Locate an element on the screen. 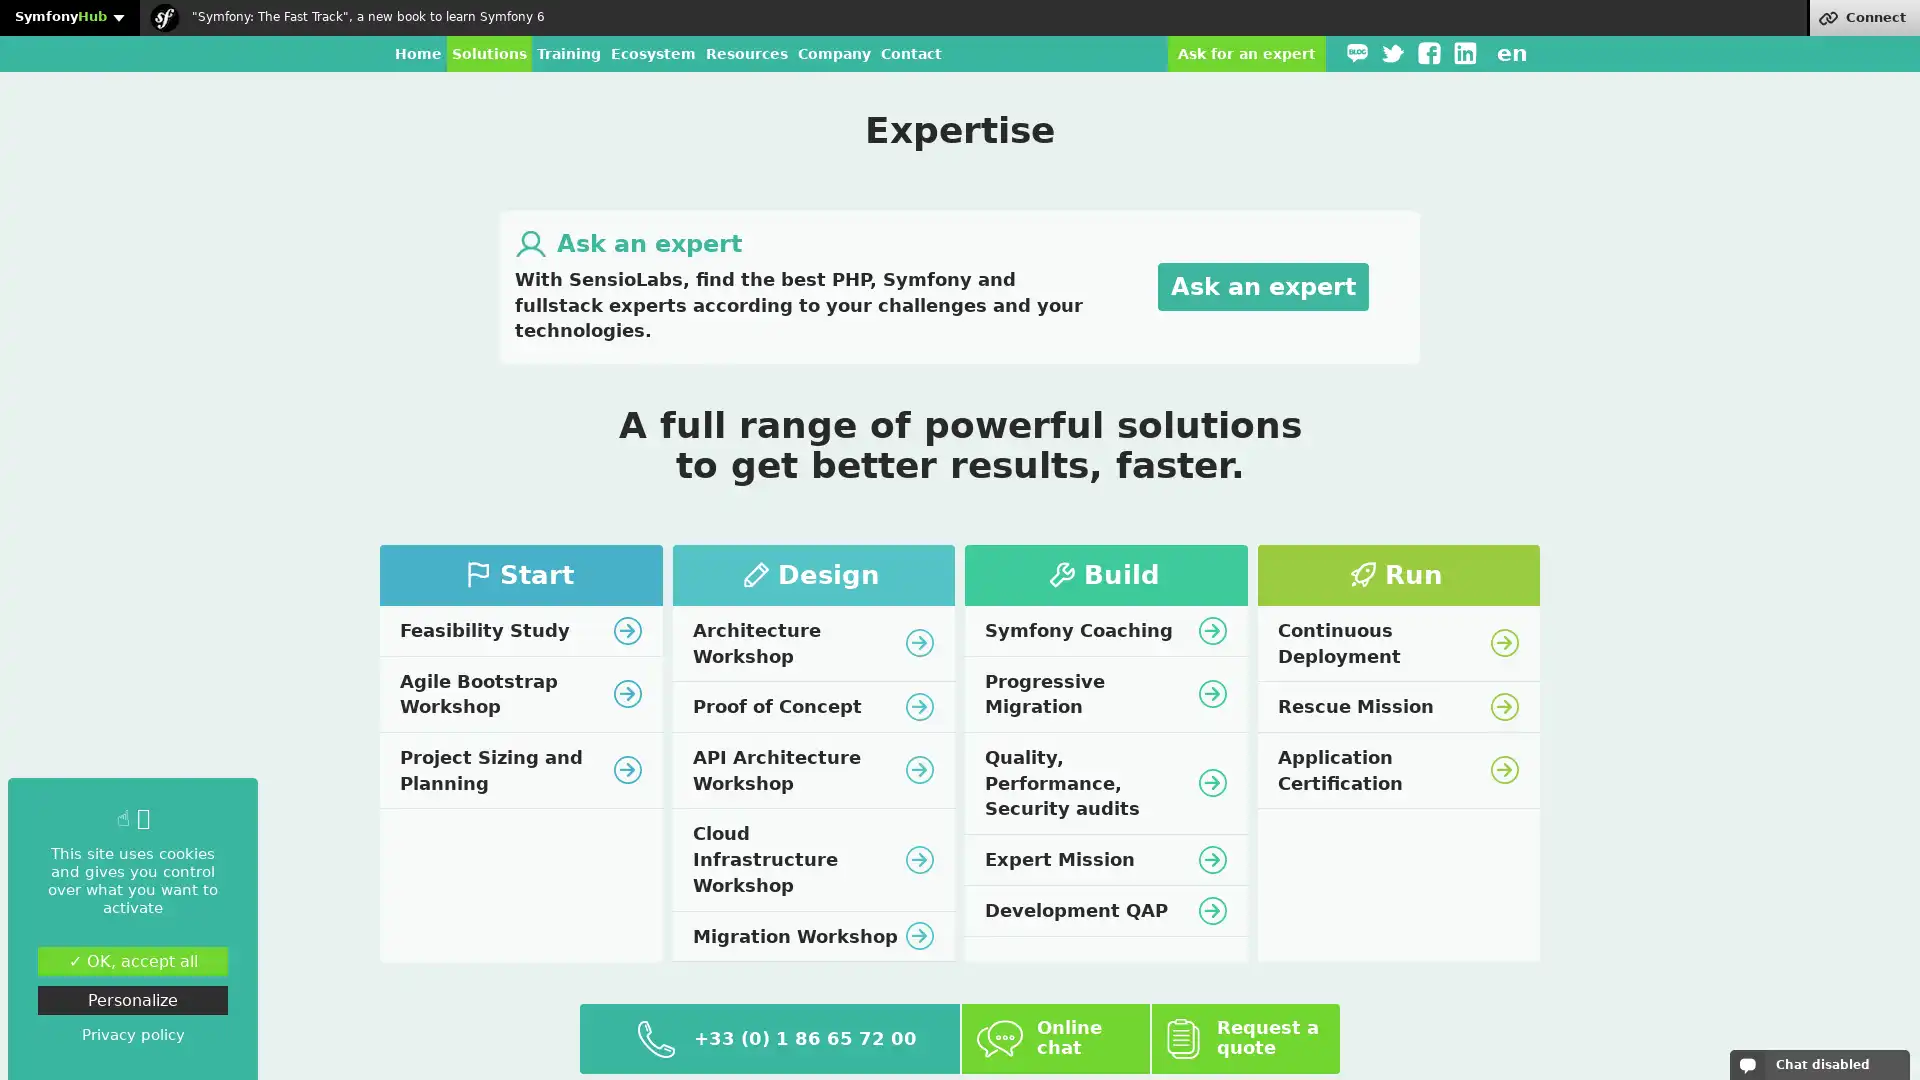  OK, accept all is located at coordinates (132, 959).